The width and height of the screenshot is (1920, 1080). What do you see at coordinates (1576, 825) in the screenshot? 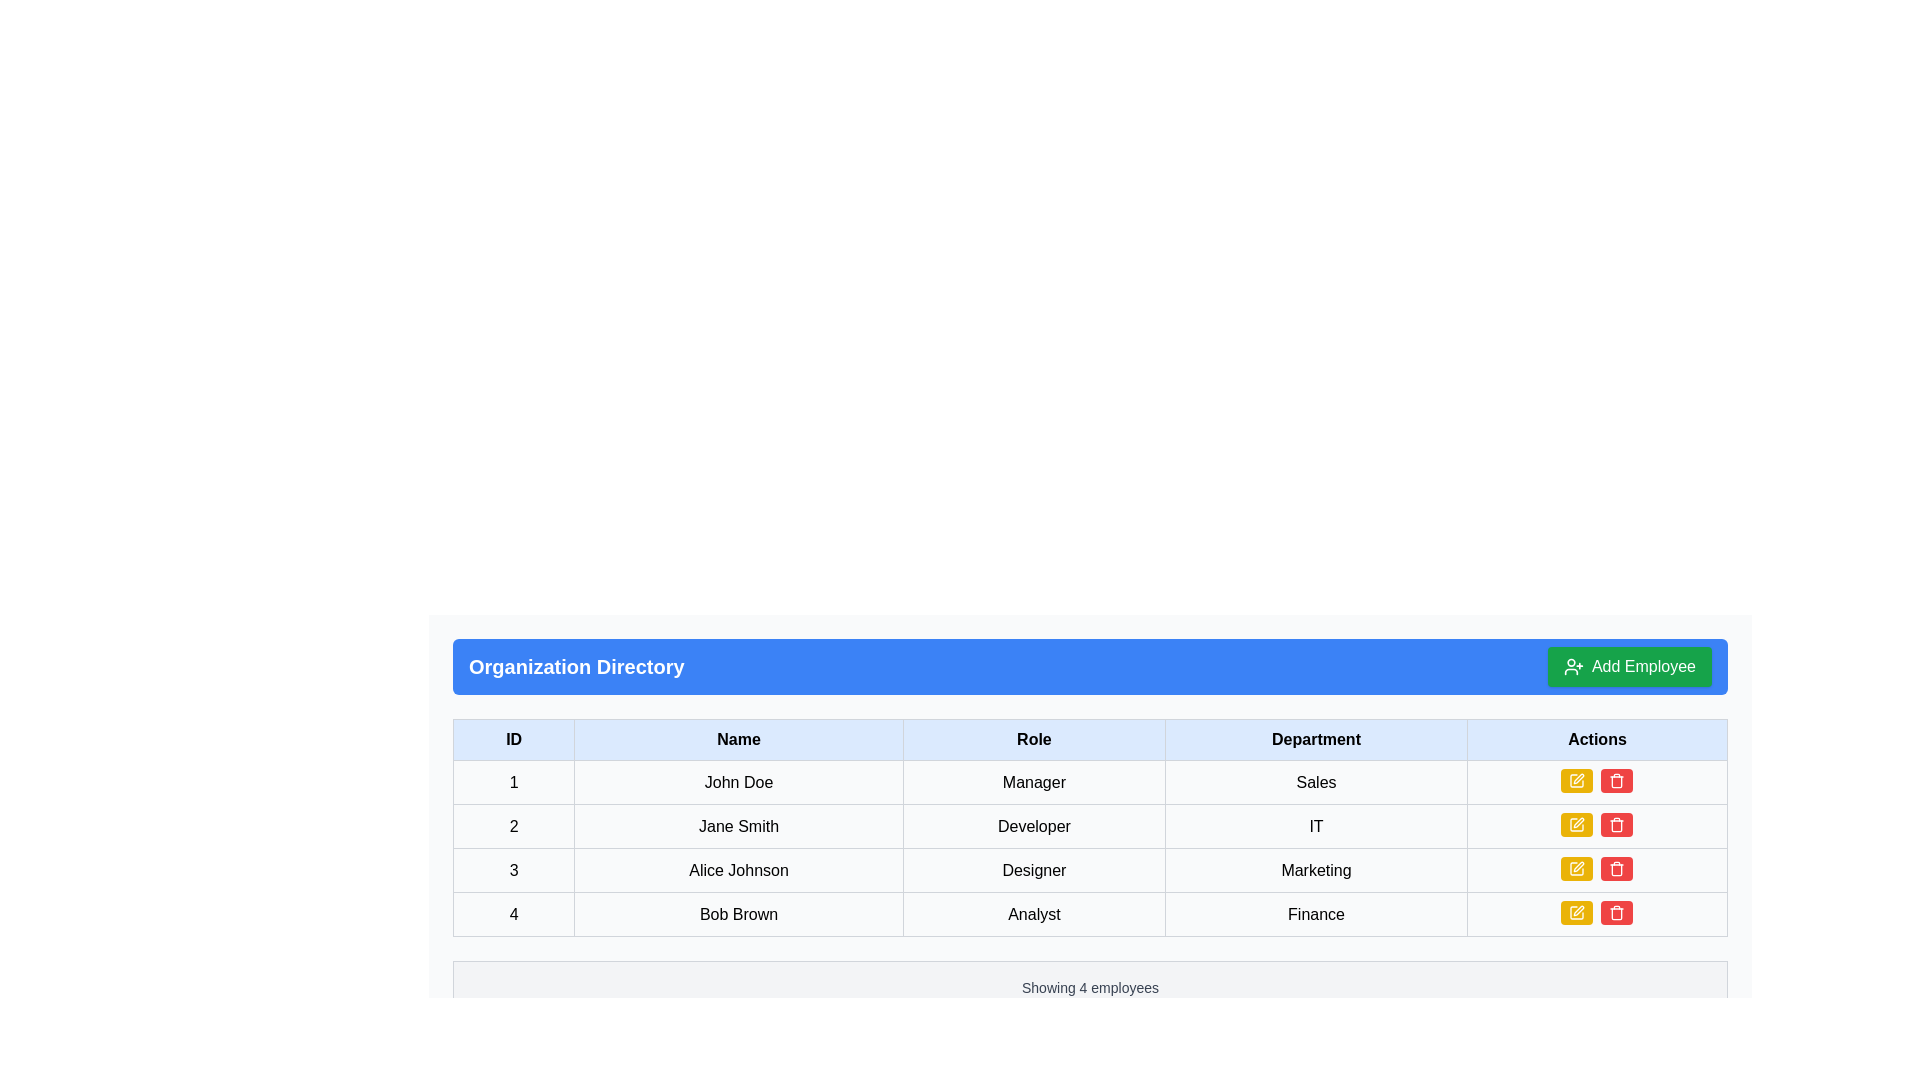
I see `the yellow button with a white pen icon in the 'Actions' column of the second row` at bounding box center [1576, 825].